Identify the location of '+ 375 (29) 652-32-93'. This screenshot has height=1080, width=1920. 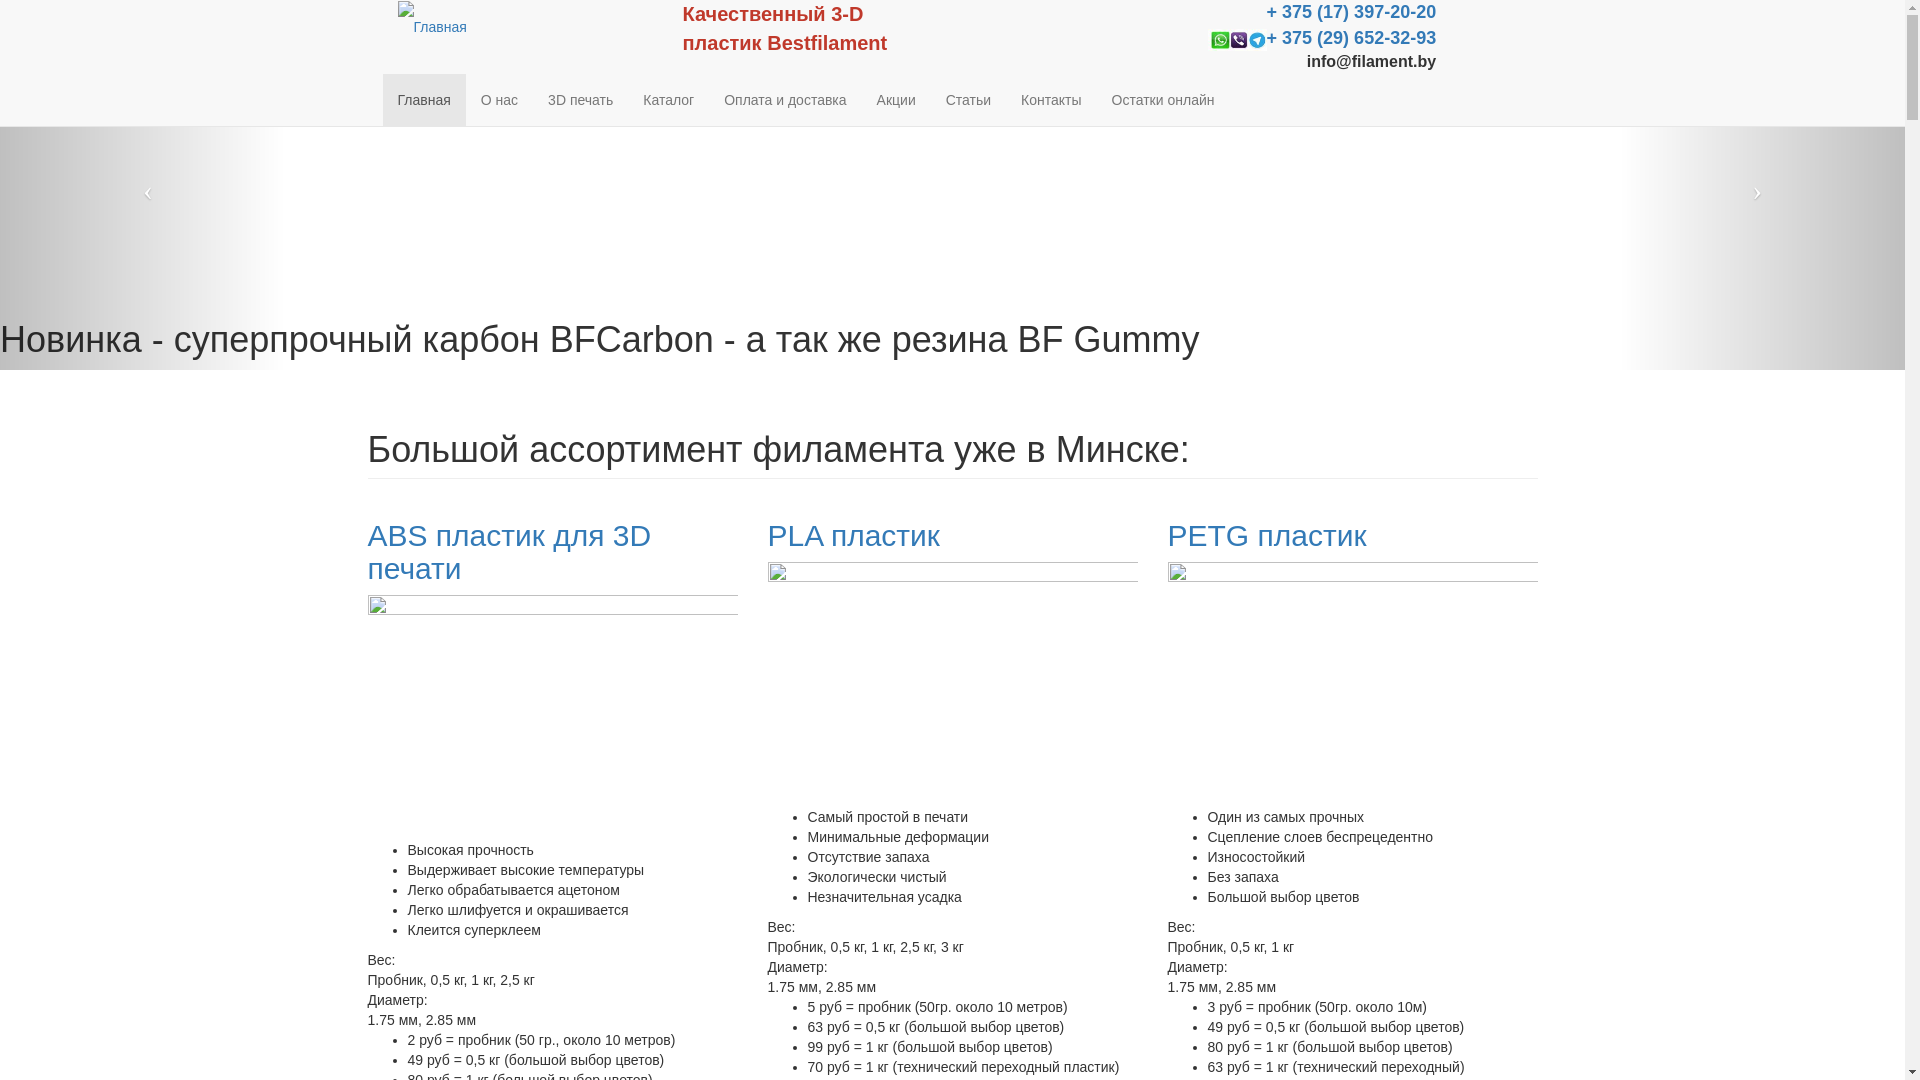
(1352, 38).